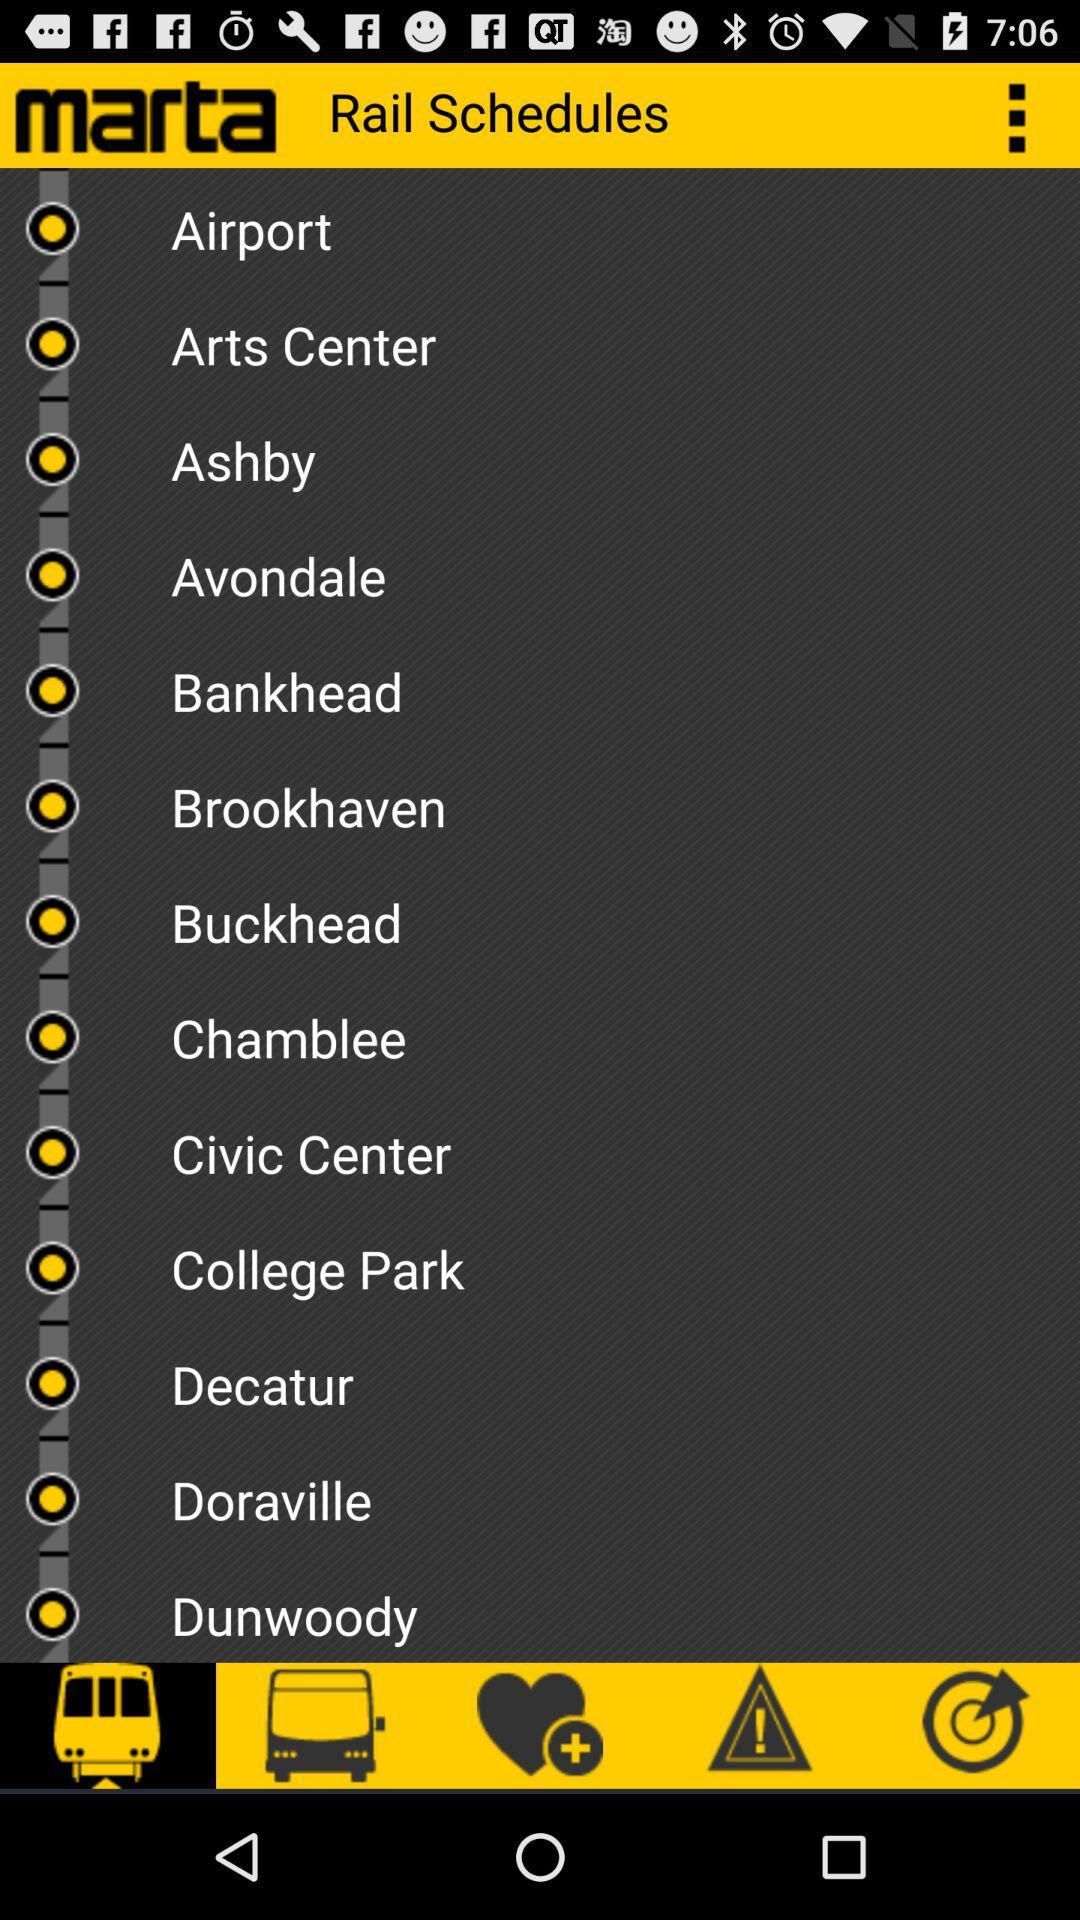 This screenshot has width=1080, height=1920. Describe the element at coordinates (624, 452) in the screenshot. I see `the app above the avondale icon` at that location.